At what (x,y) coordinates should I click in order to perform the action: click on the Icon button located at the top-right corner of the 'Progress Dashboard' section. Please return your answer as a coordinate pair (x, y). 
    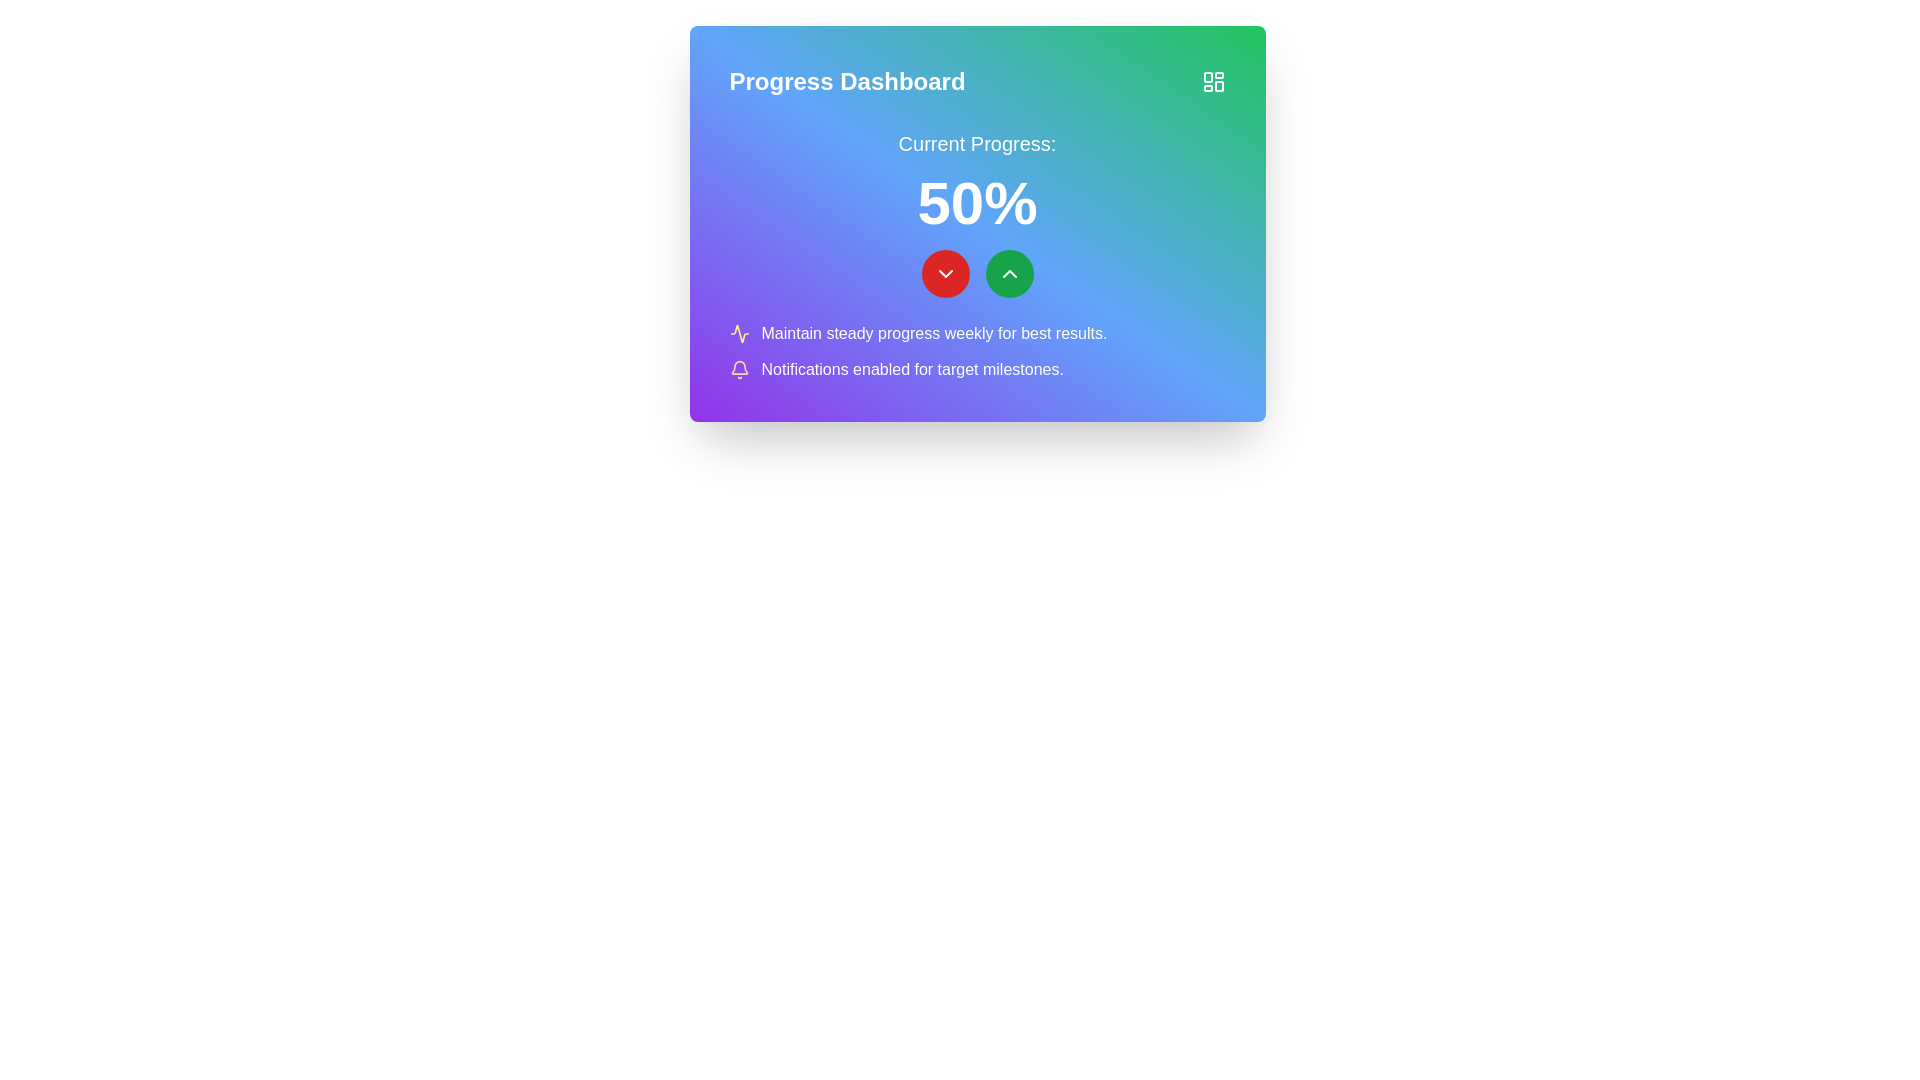
    Looking at the image, I should click on (1212, 80).